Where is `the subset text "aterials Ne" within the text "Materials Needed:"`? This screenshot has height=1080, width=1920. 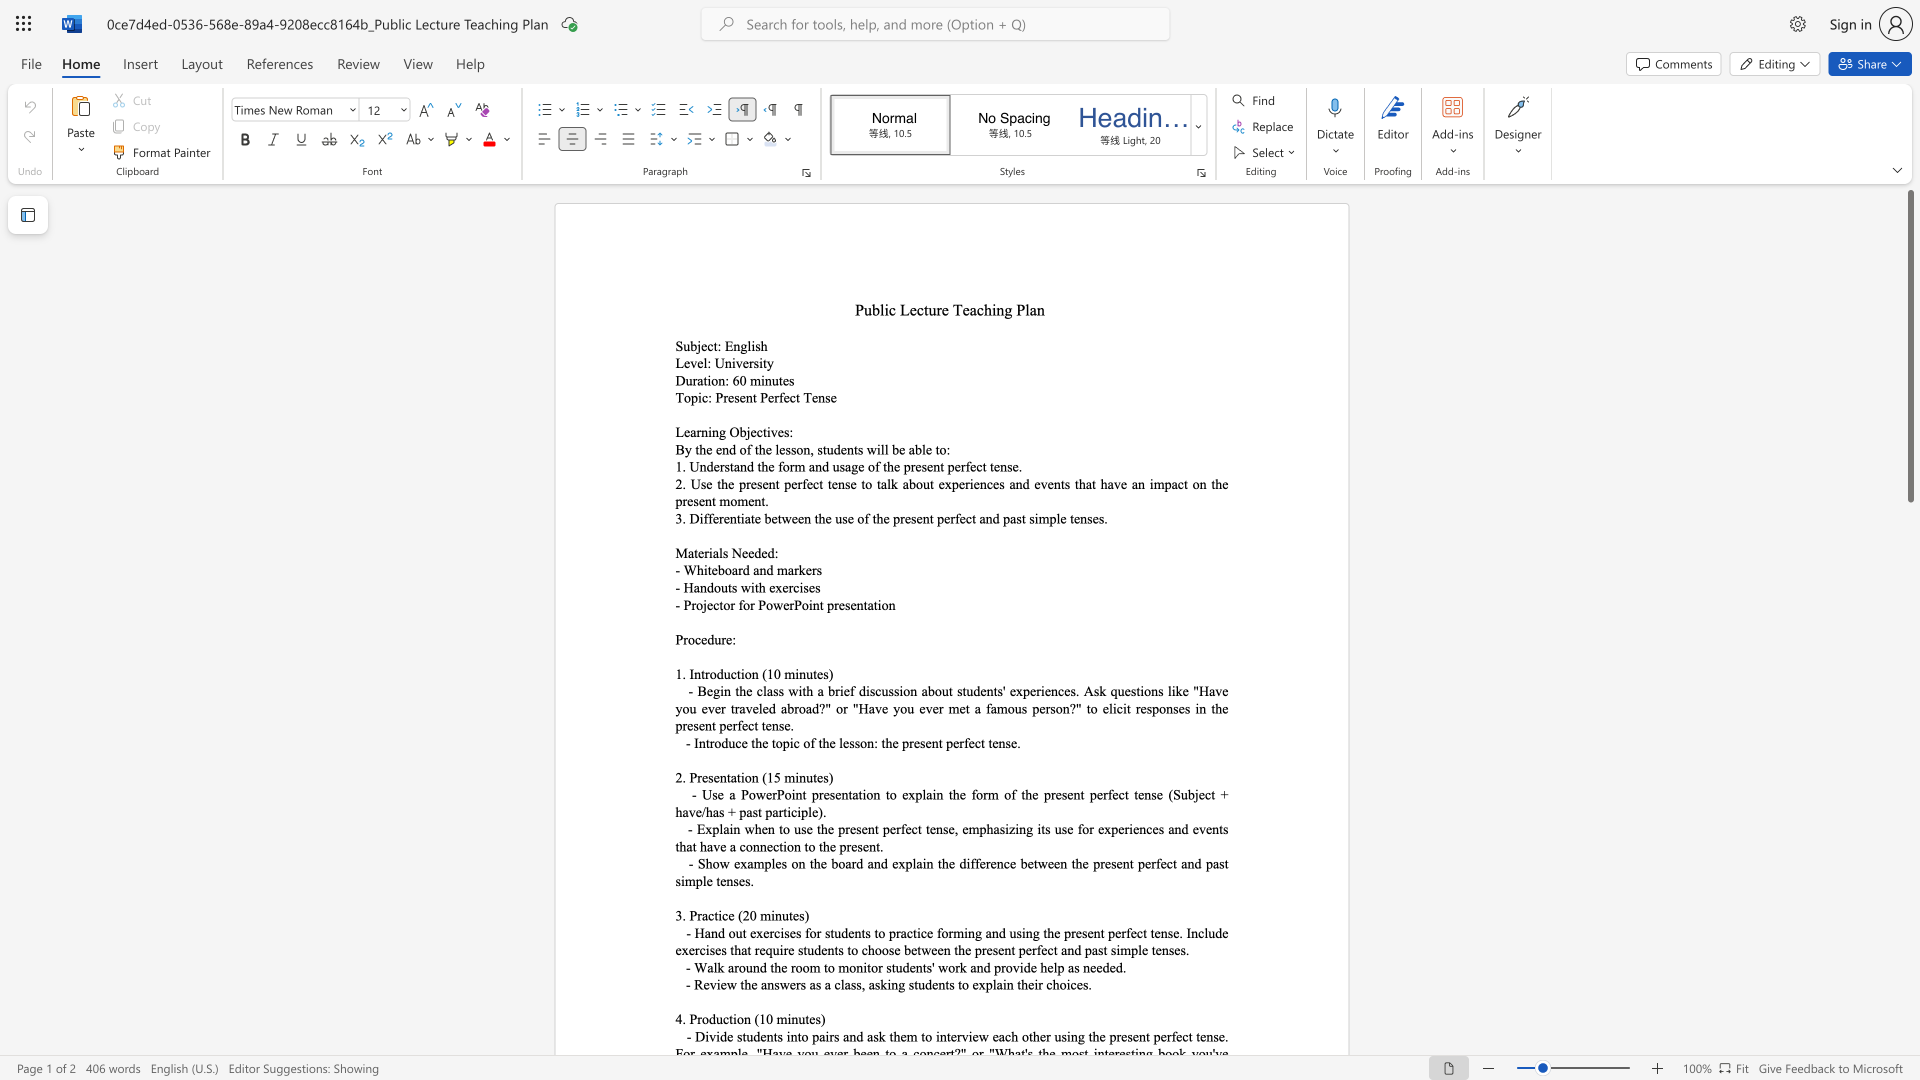 the subset text "aterials Ne" within the text "Materials Needed:" is located at coordinates (687, 553).